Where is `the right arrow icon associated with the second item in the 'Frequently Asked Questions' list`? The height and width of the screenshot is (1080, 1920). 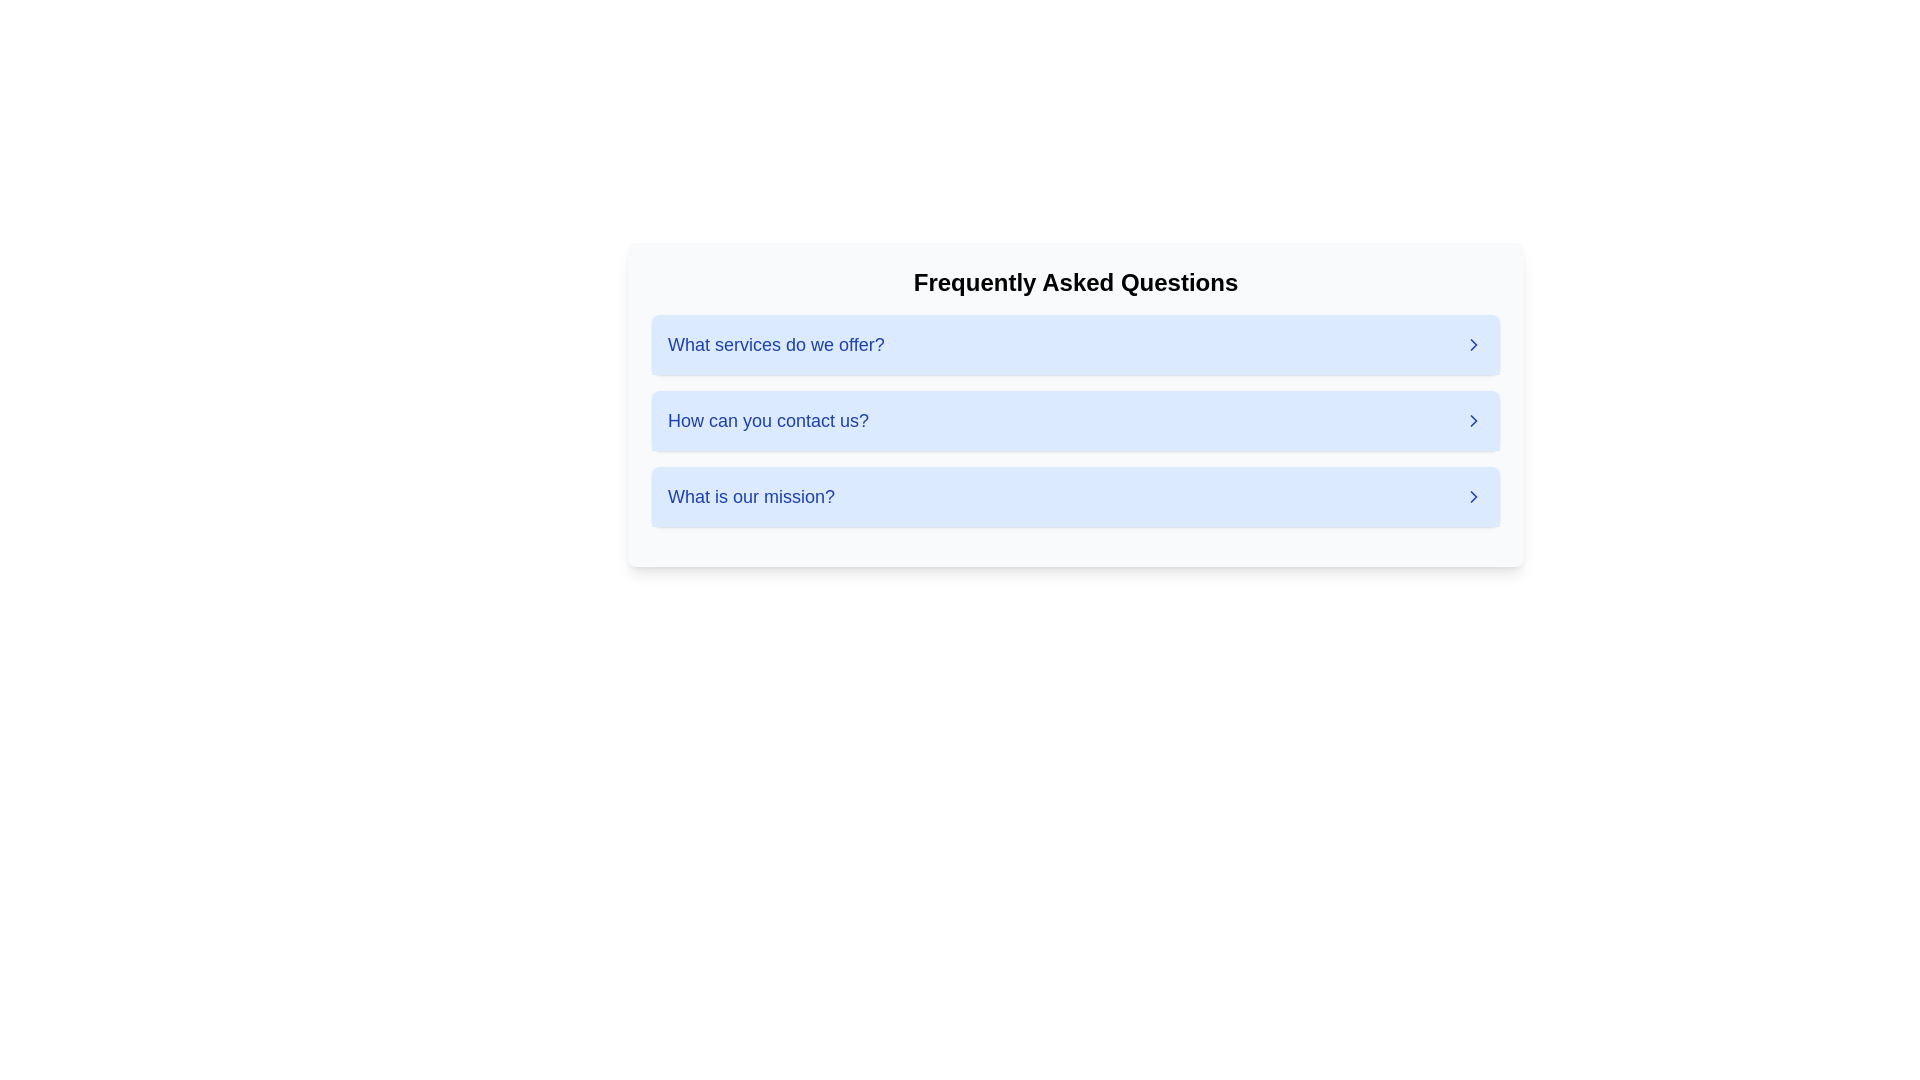
the right arrow icon associated with the second item in the 'Frequently Asked Questions' list is located at coordinates (1473, 419).